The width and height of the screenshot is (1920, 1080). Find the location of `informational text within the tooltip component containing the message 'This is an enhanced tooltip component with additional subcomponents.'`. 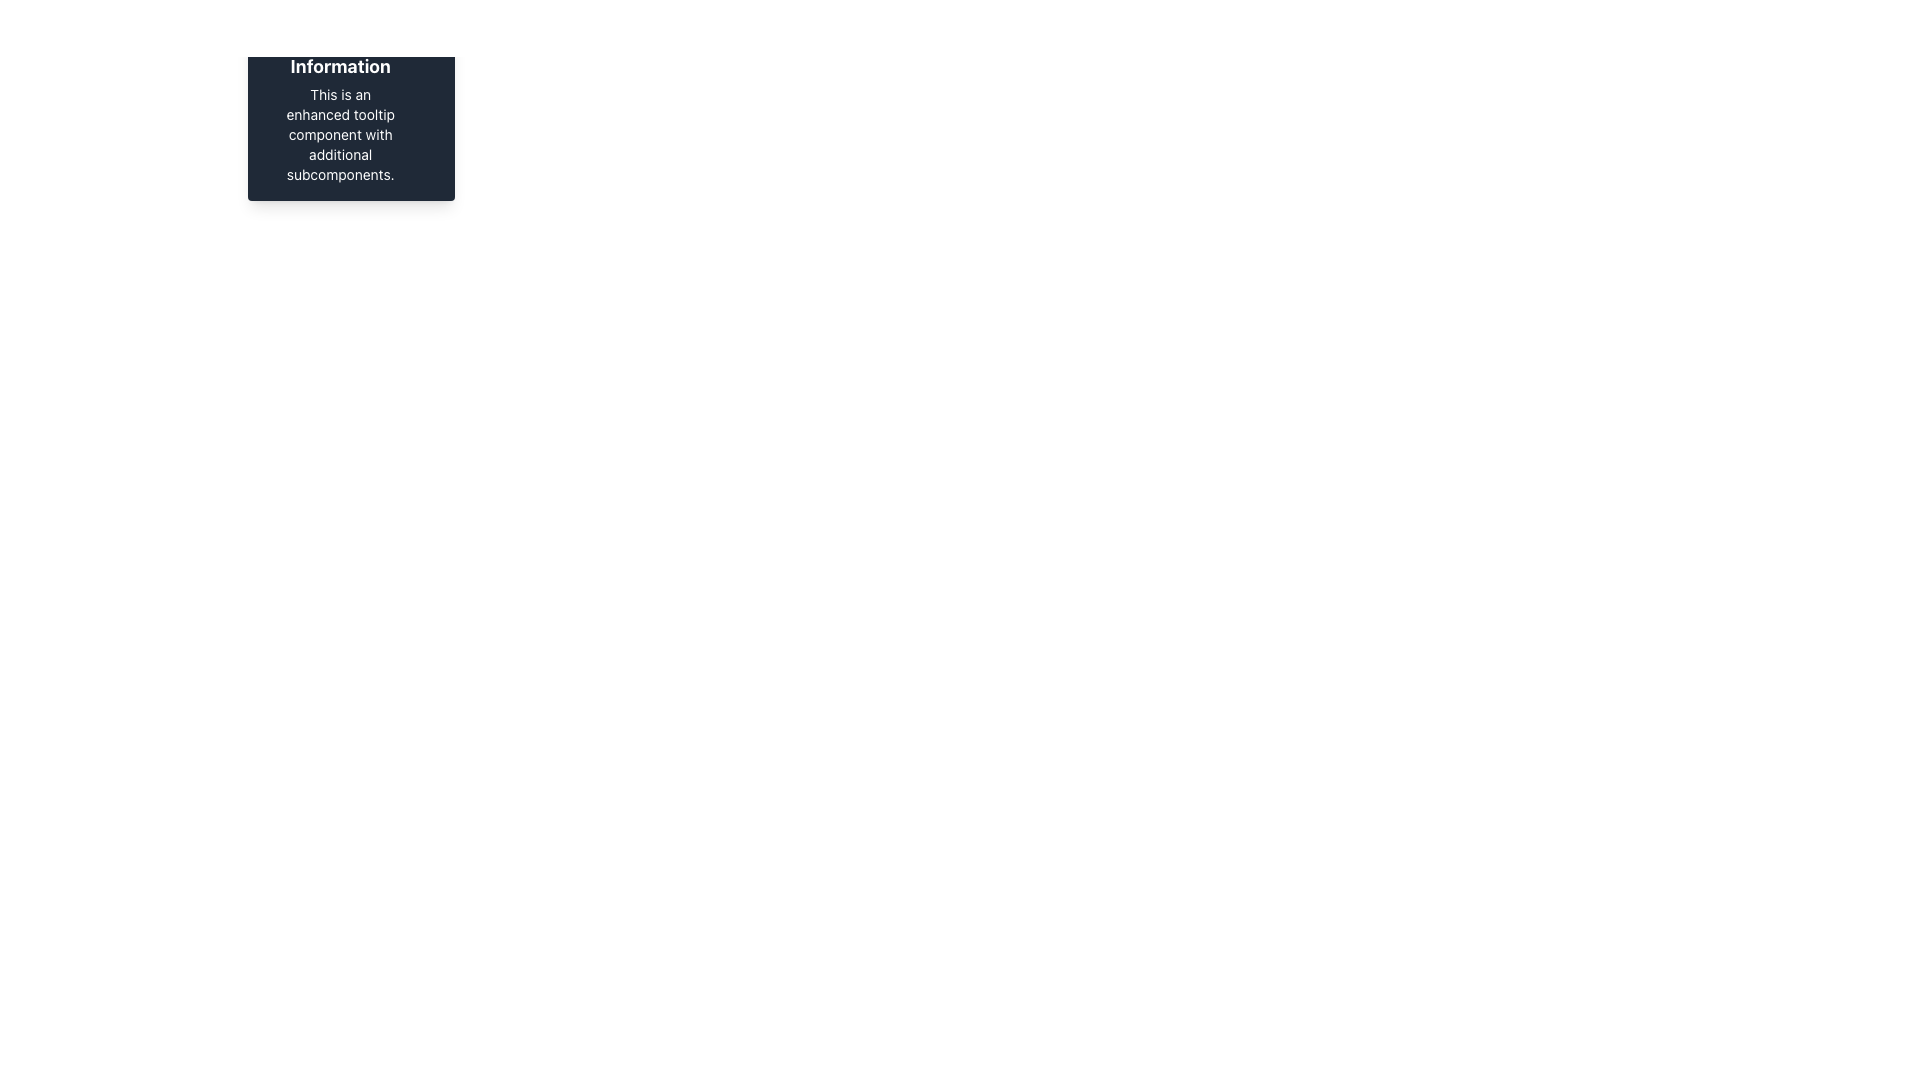

informational text within the tooltip component containing the message 'This is an enhanced tooltip component with additional subcomponents.' is located at coordinates (309, 100).